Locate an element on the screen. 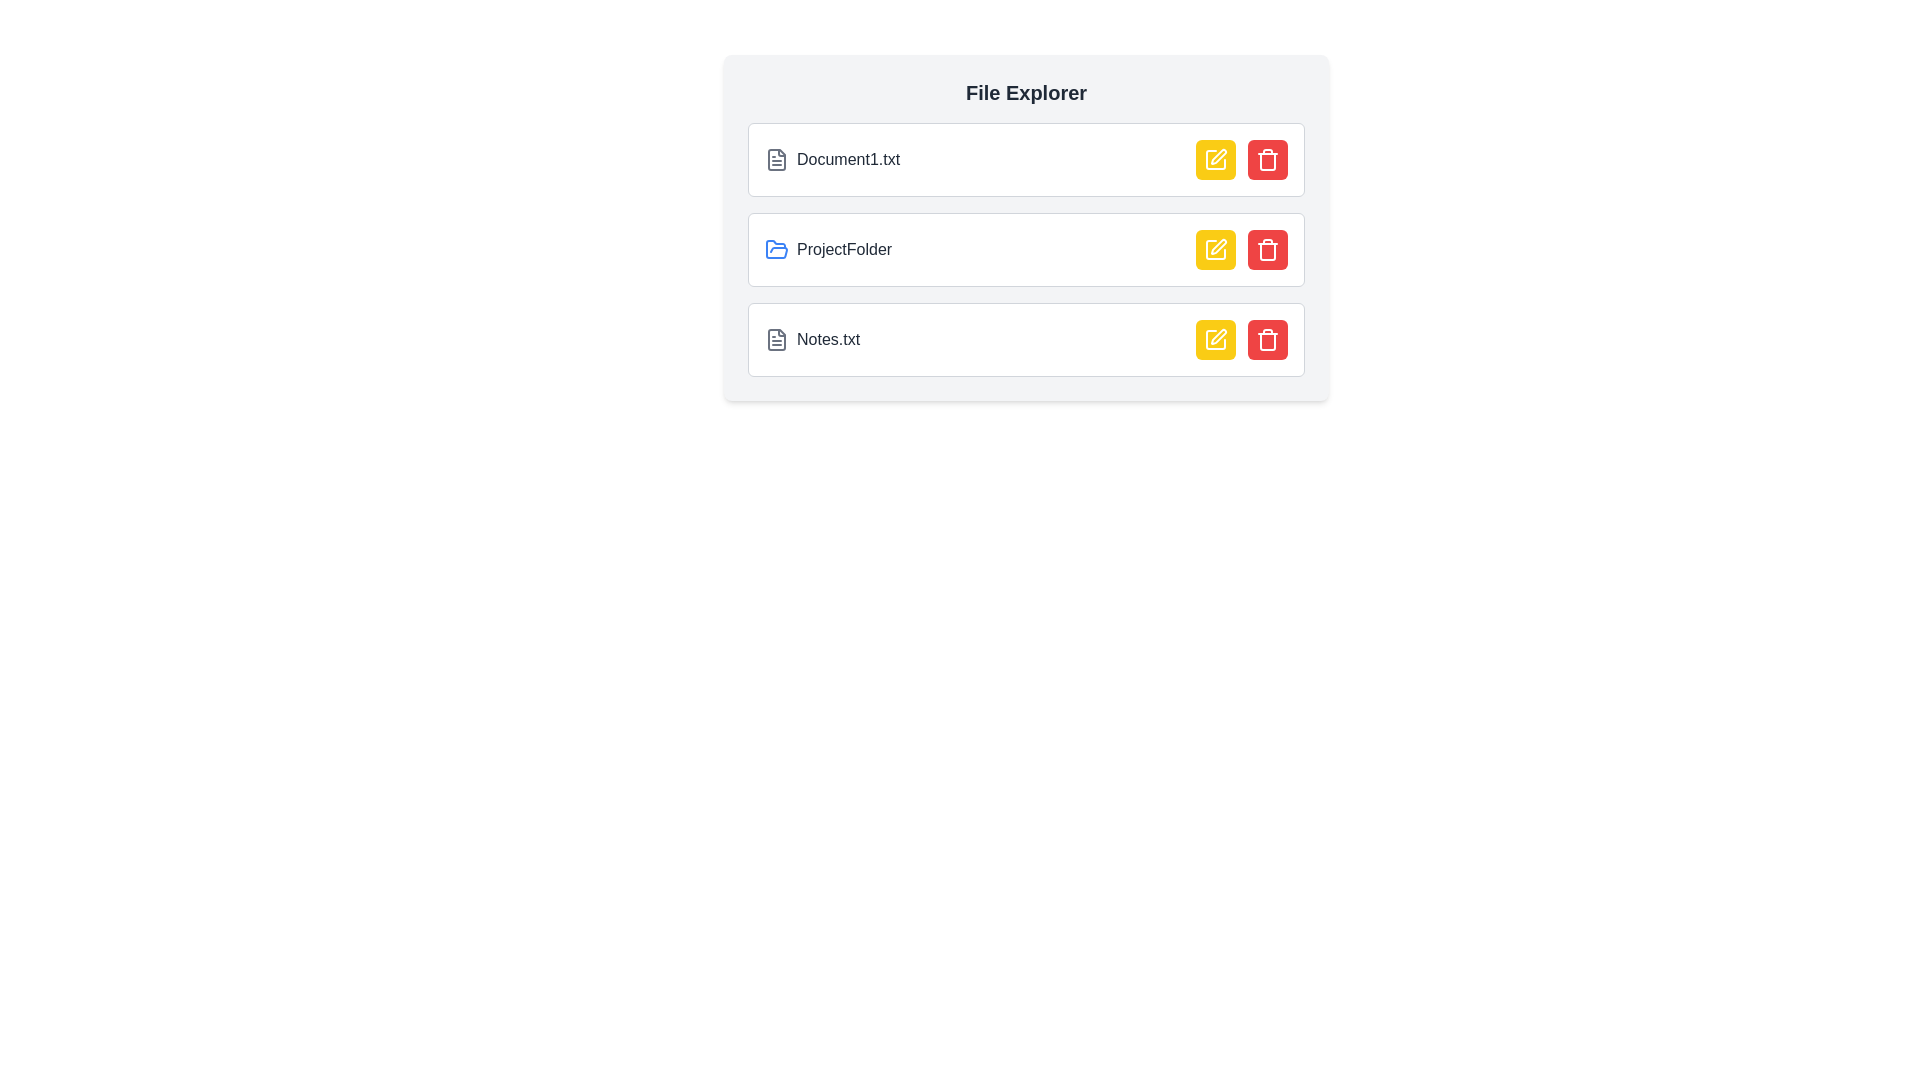  the leftmost icon button associated with the file 'ProjectFolder' is located at coordinates (1217, 245).